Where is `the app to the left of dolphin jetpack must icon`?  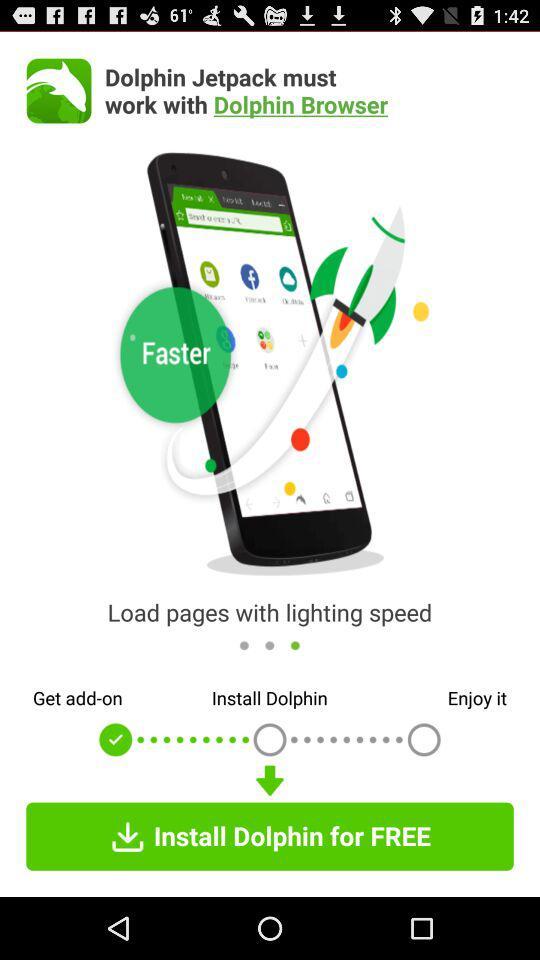 the app to the left of dolphin jetpack must icon is located at coordinates (59, 90).